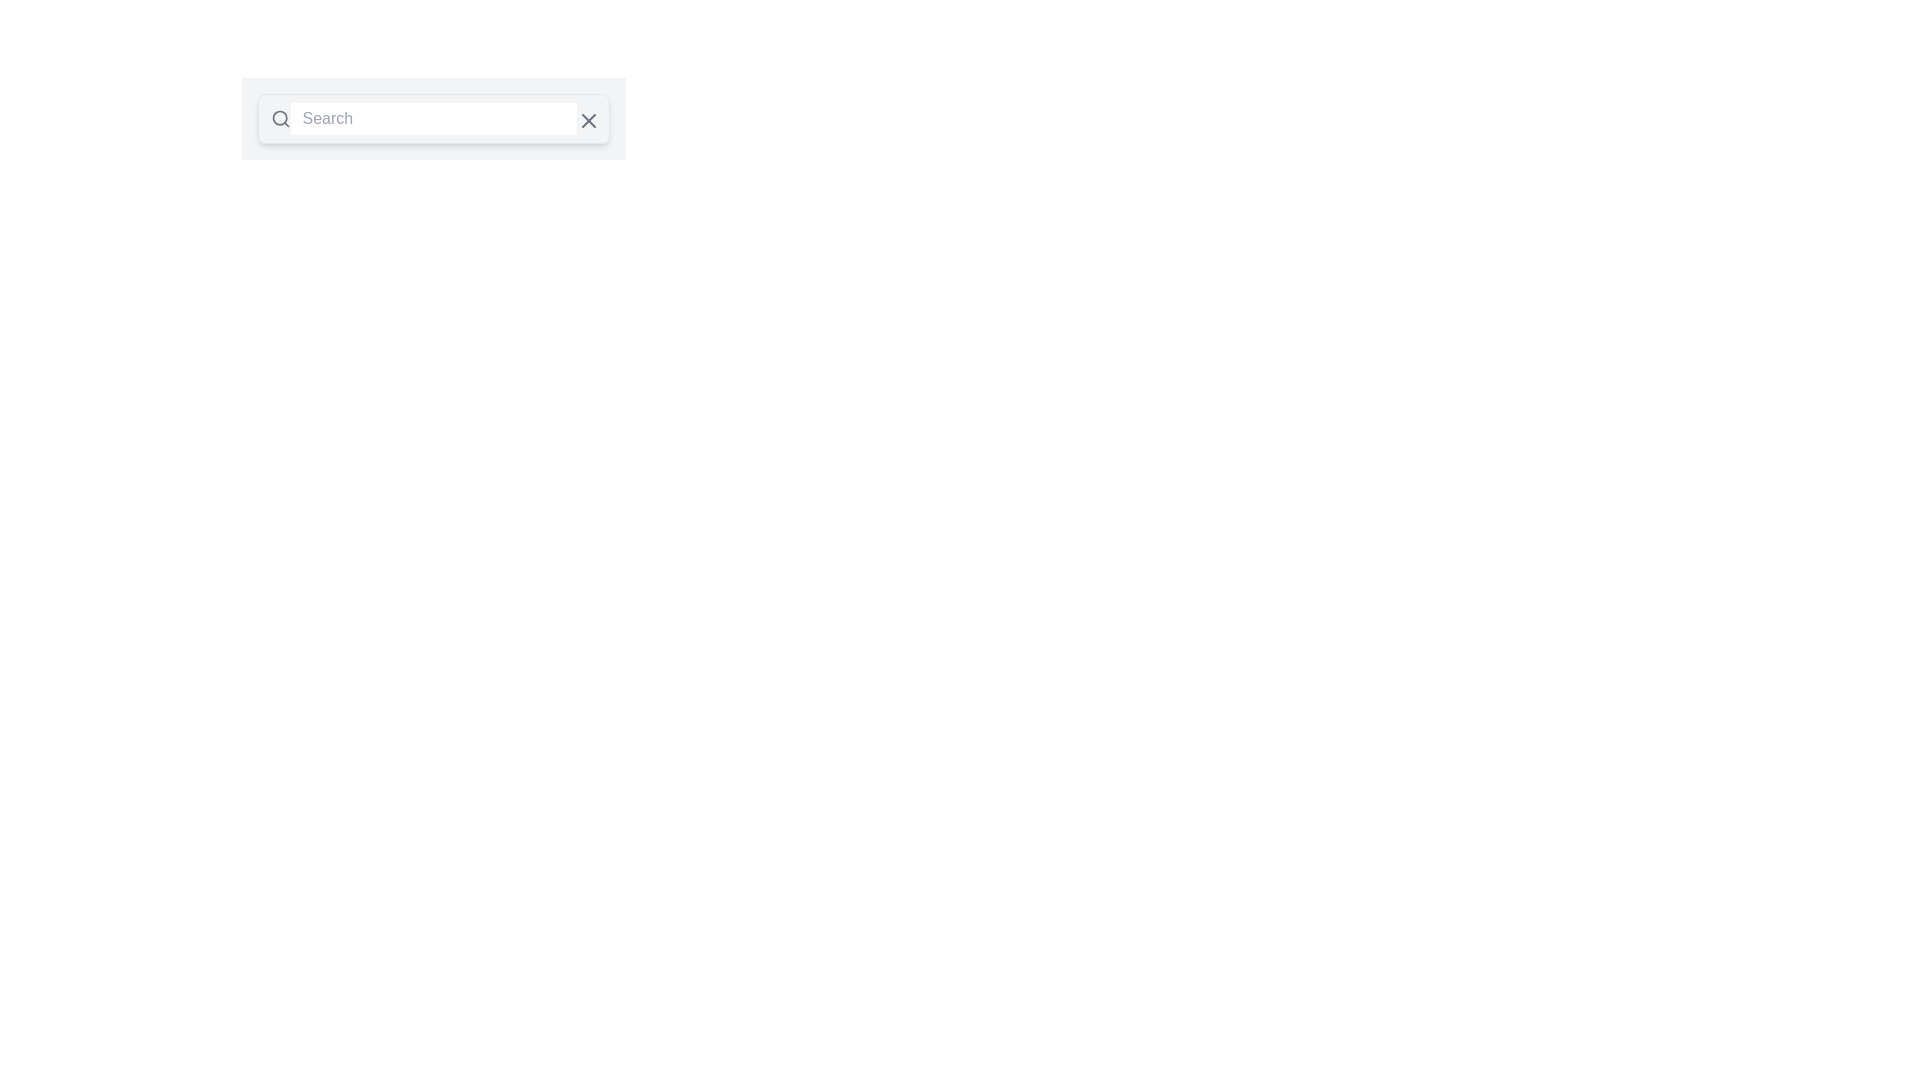 The image size is (1920, 1080). Describe the element at coordinates (279, 119) in the screenshot. I see `the magnifying glass icon located to the left of the search text input field in the navigation bar` at that location.